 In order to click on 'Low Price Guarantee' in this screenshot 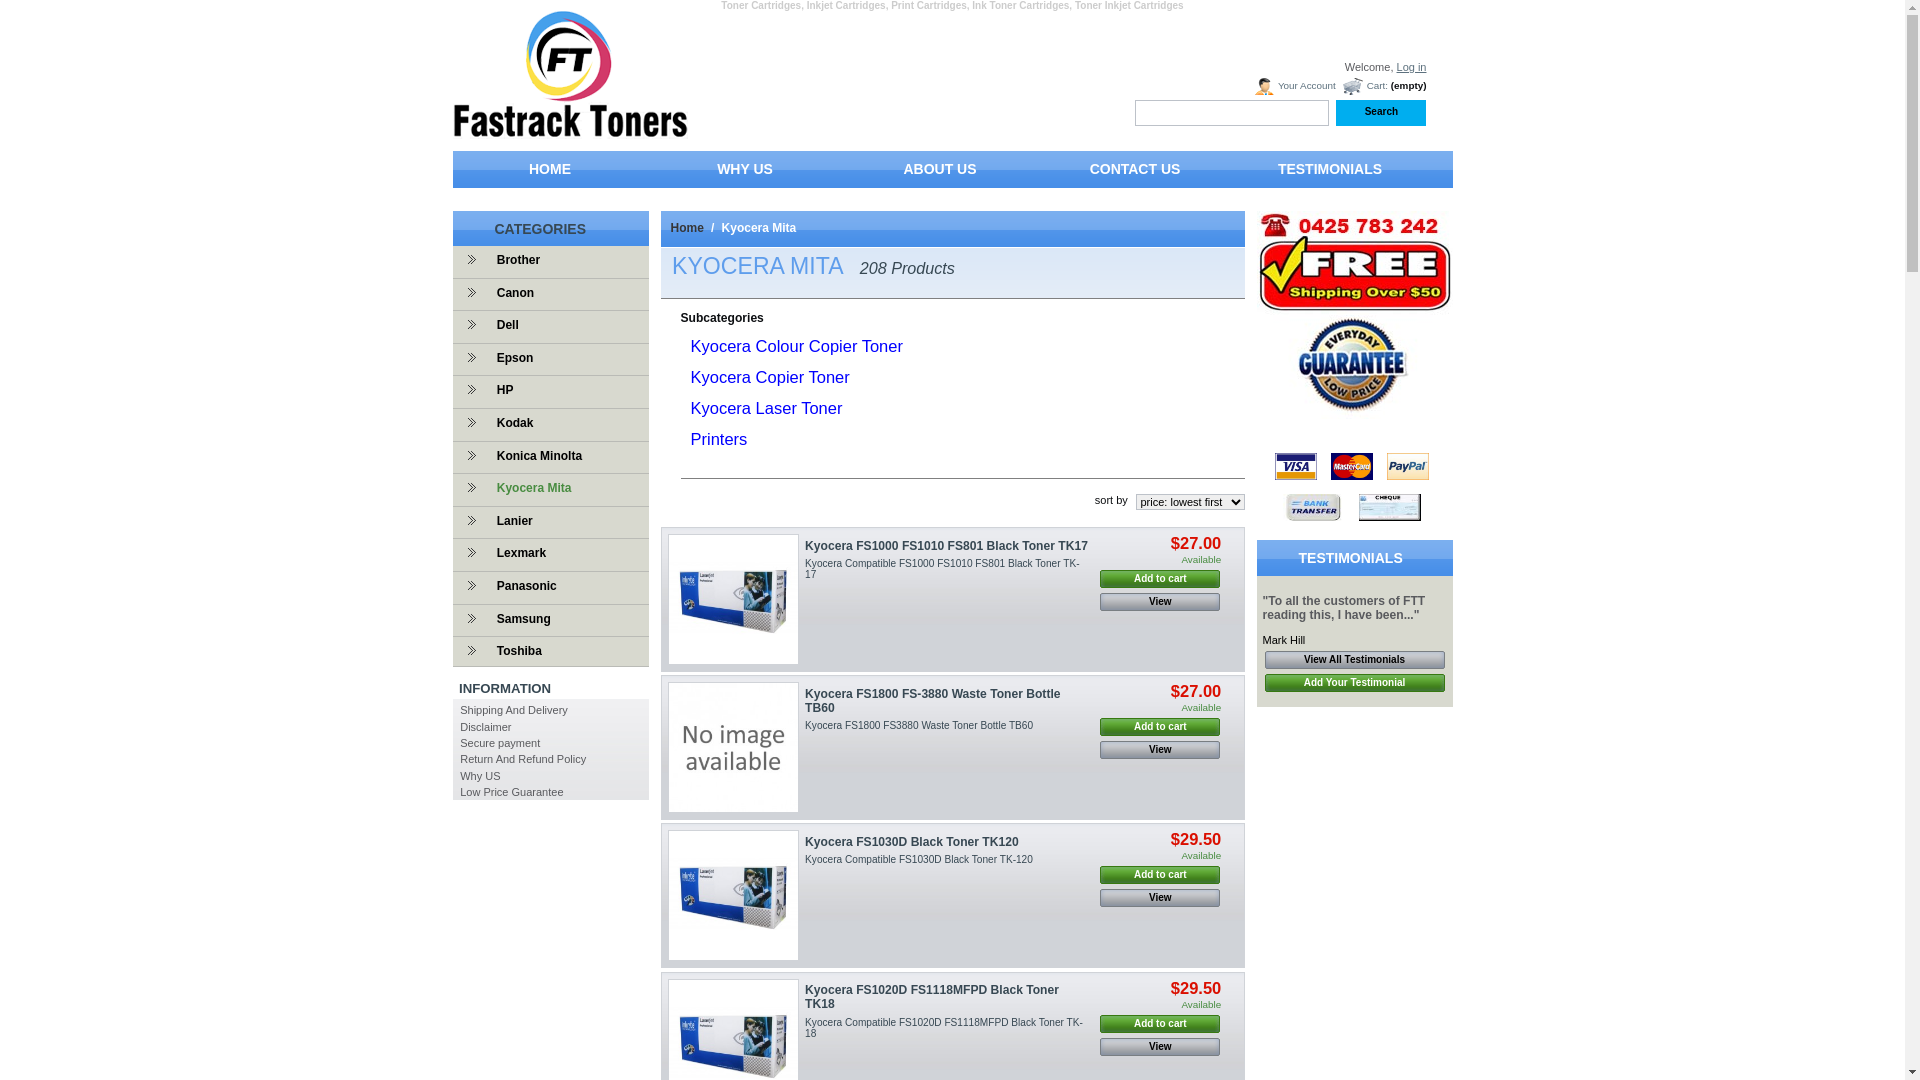, I will do `click(511, 790)`.